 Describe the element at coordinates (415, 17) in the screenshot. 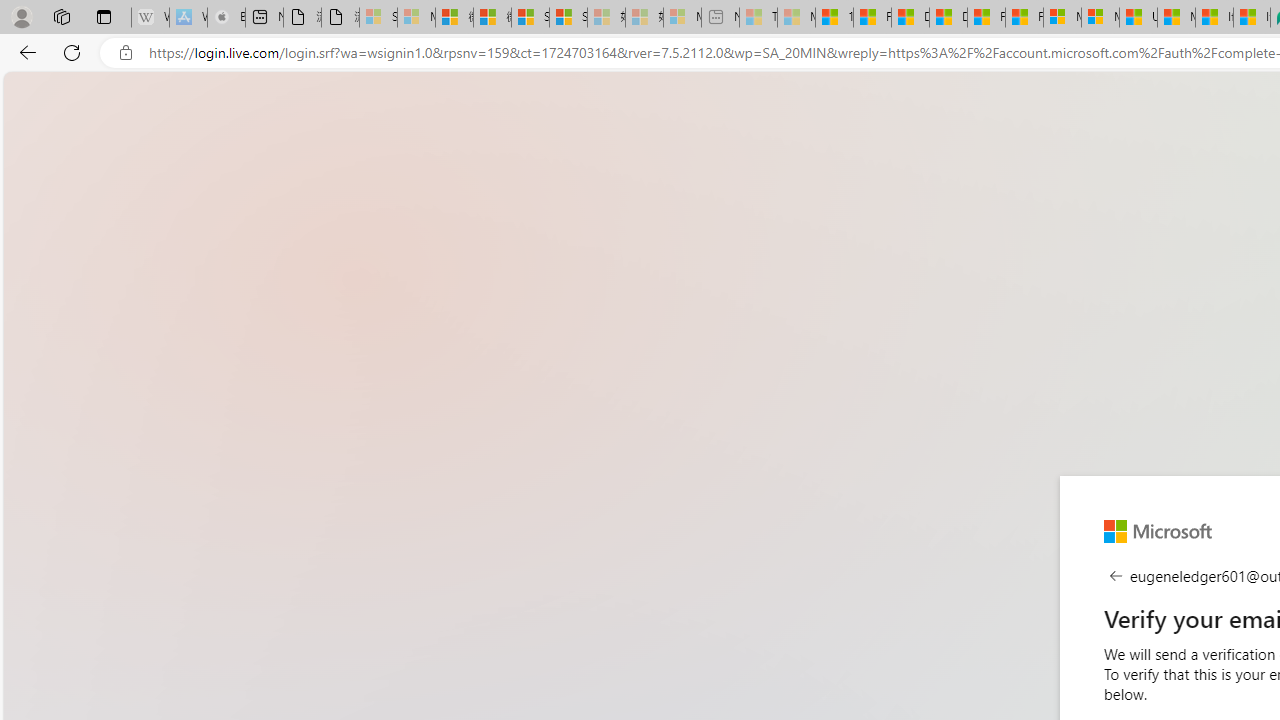

I see `'Microsoft Services Agreement - Sleeping'` at that location.